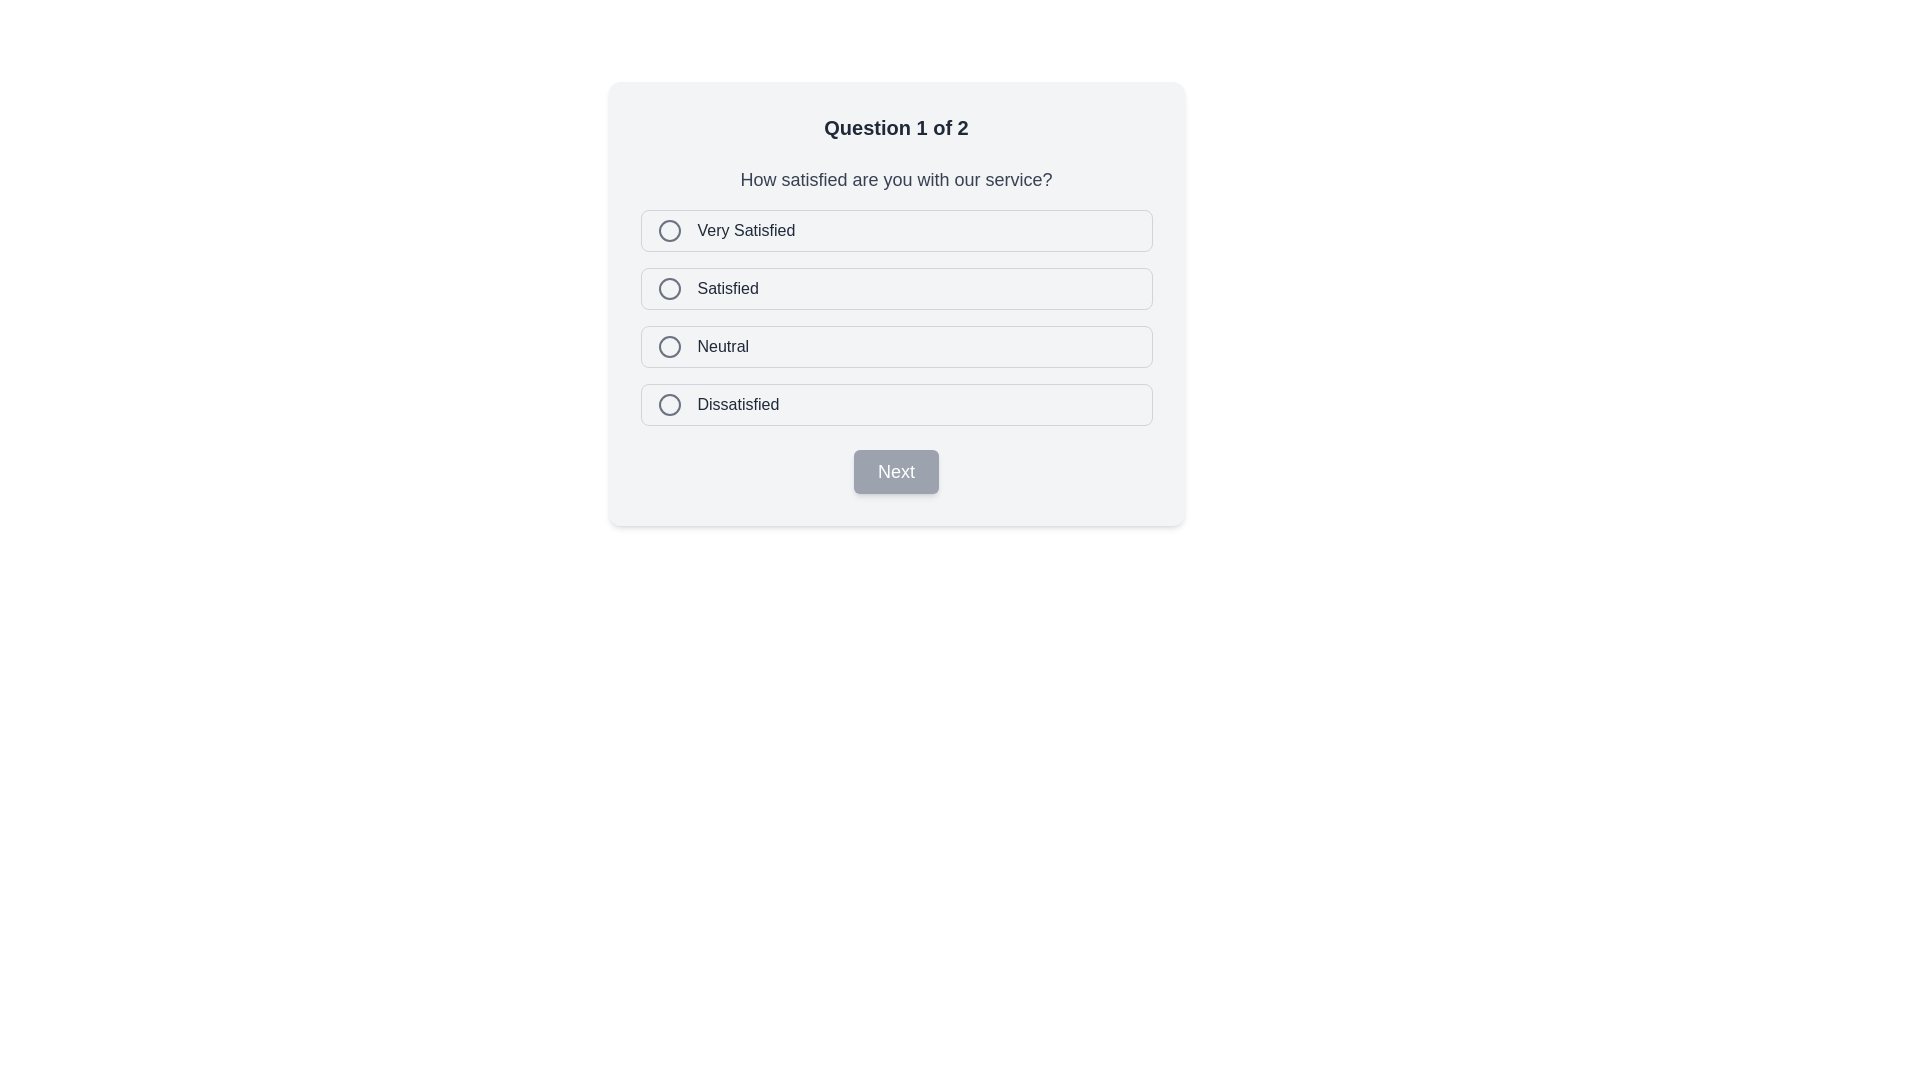  Describe the element at coordinates (669, 289) in the screenshot. I see `the 'Satisfied' RadioButton in the questionnaire` at that location.